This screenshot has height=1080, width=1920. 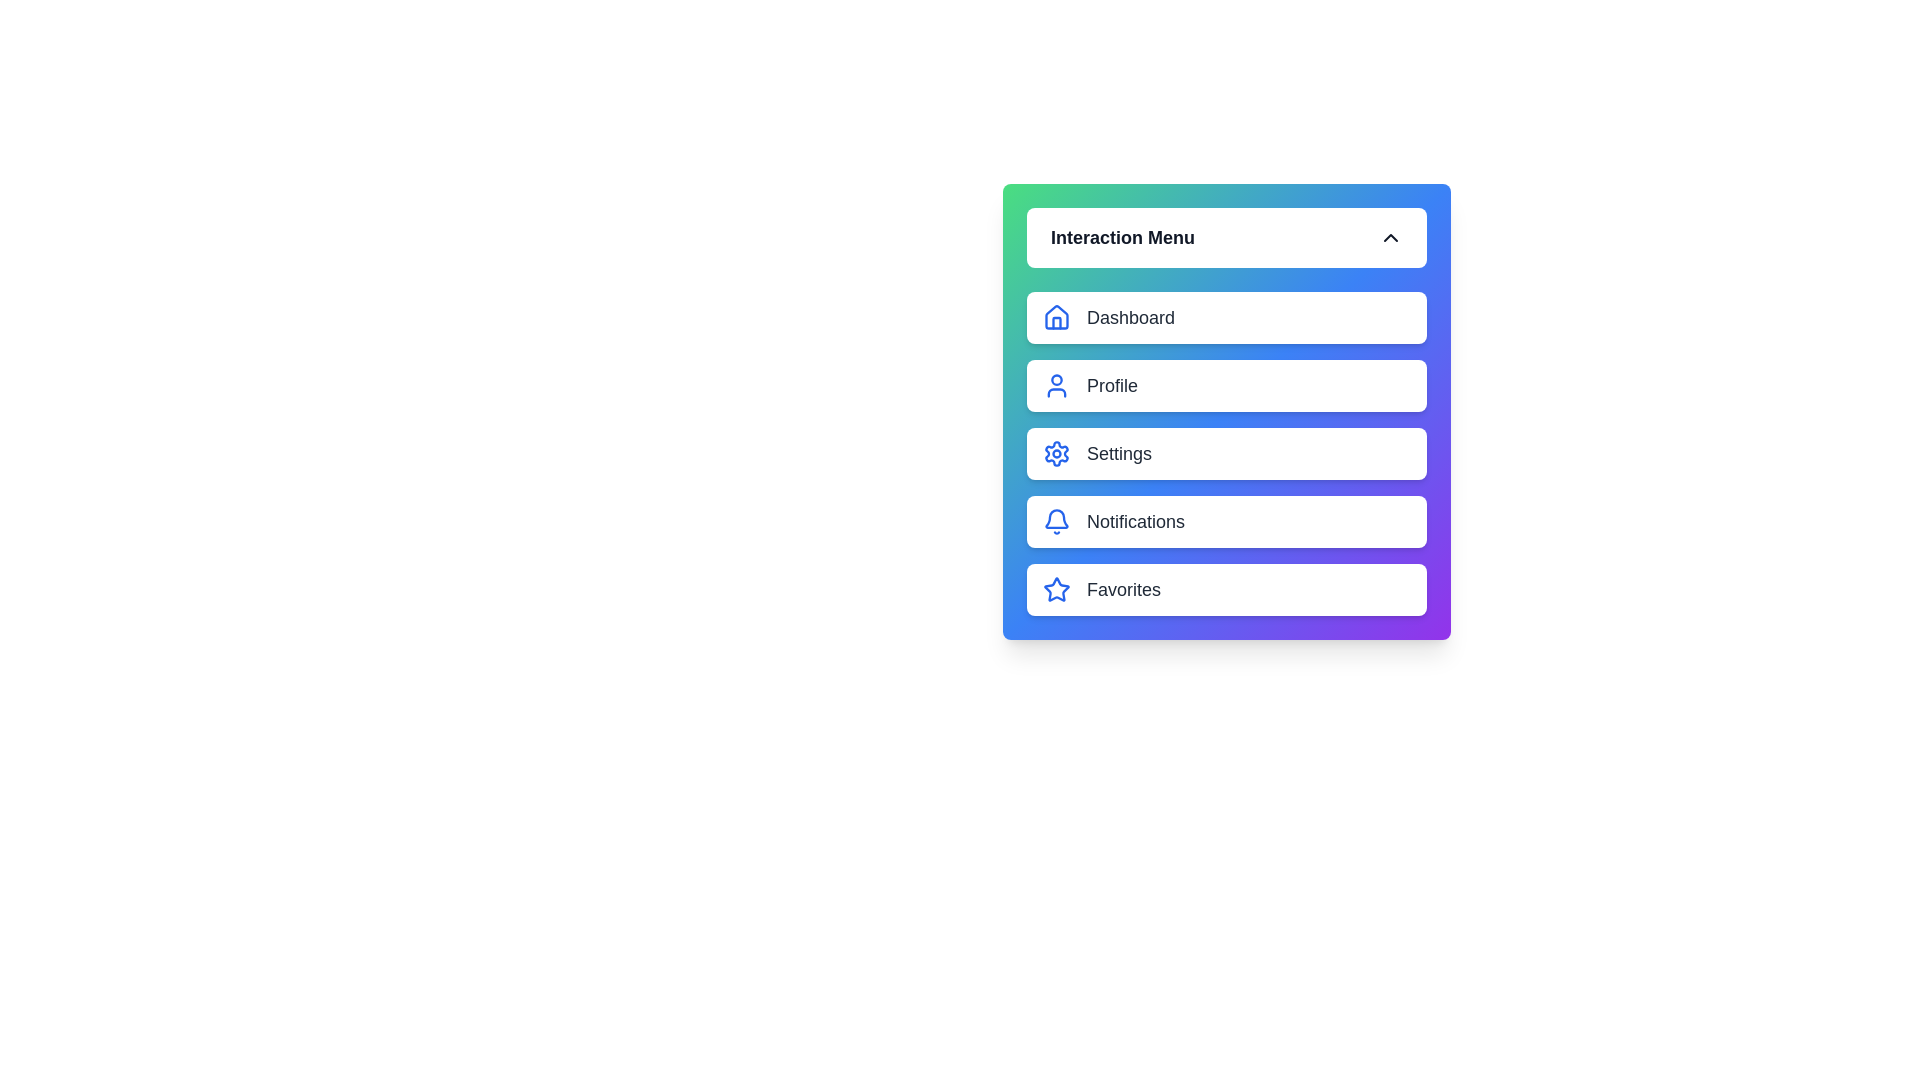 What do you see at coordinates (1226, 385) in the screenshot?
I see `the menu item Profile in the ModernProfileMenu` at bounding box center [1226, 385].